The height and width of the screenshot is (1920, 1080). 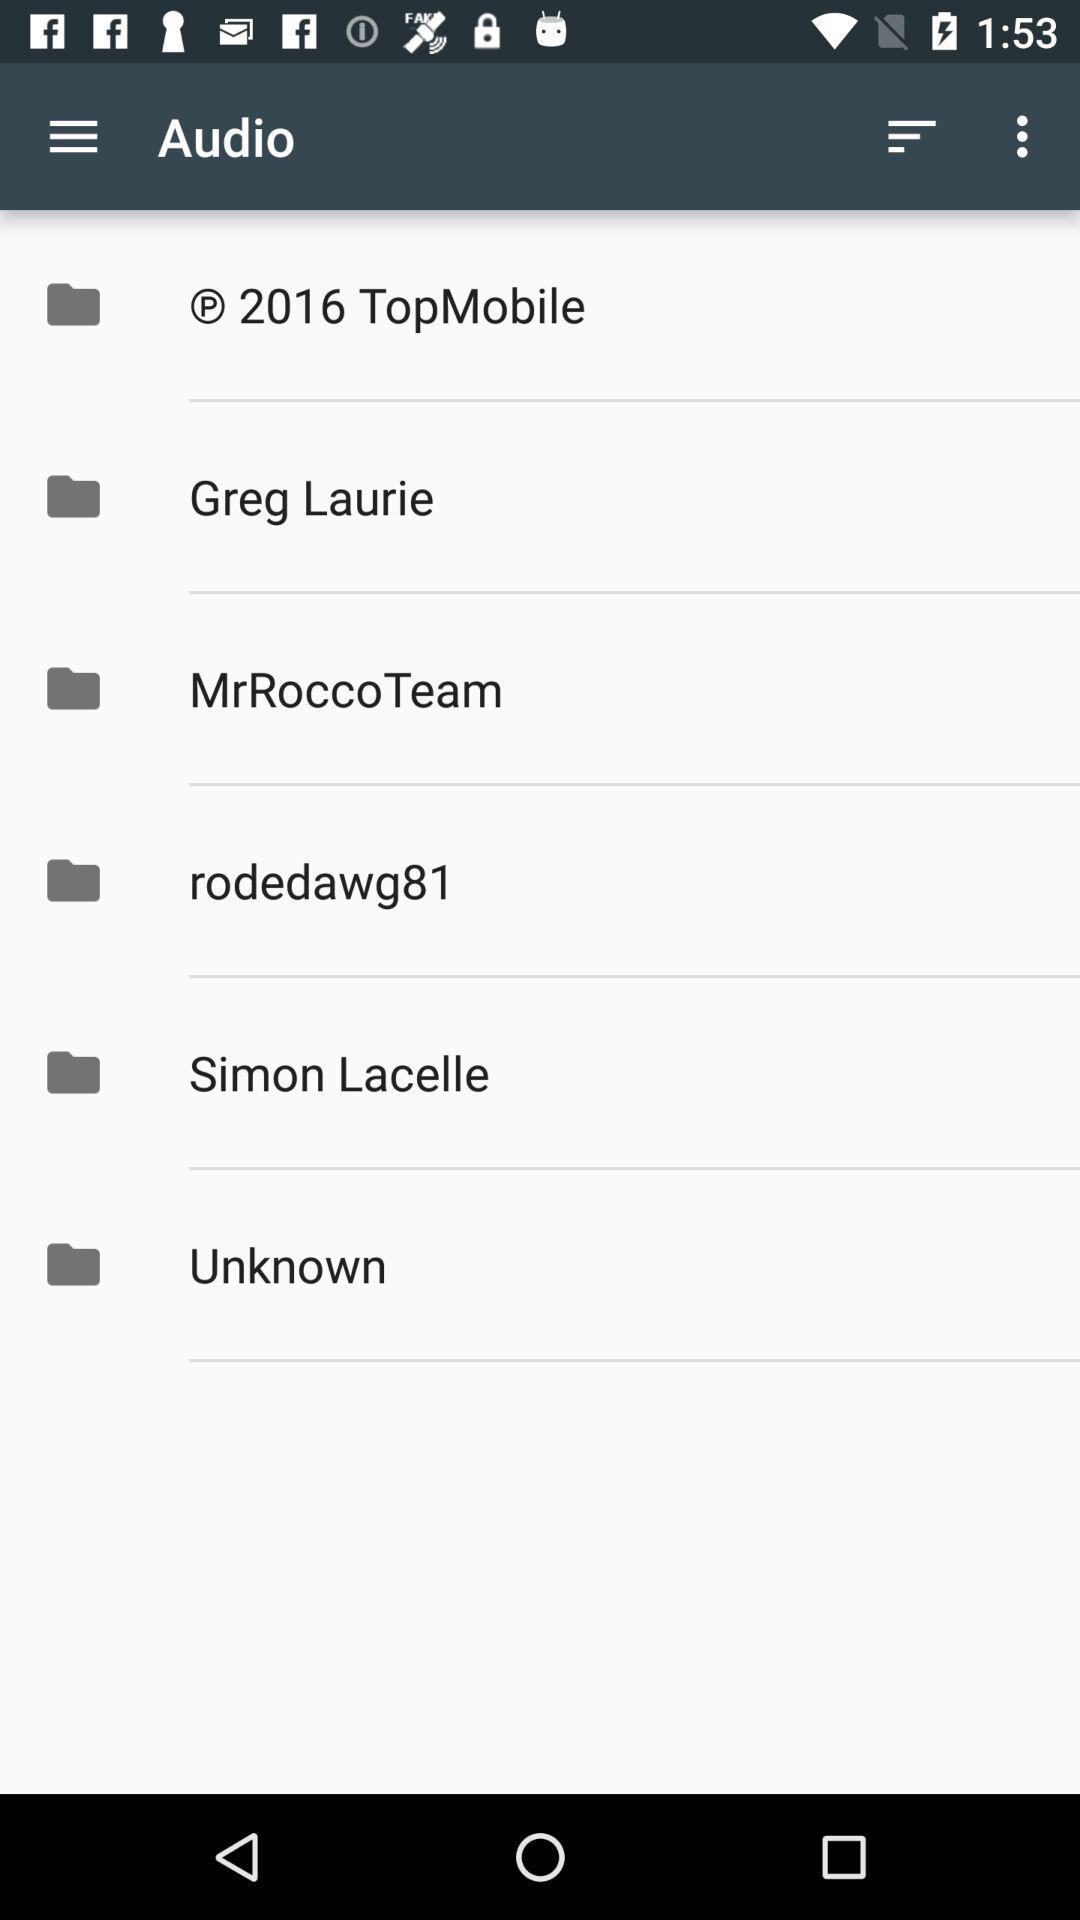 I want to click on greg laurie icon, so click(x=612, y=496).